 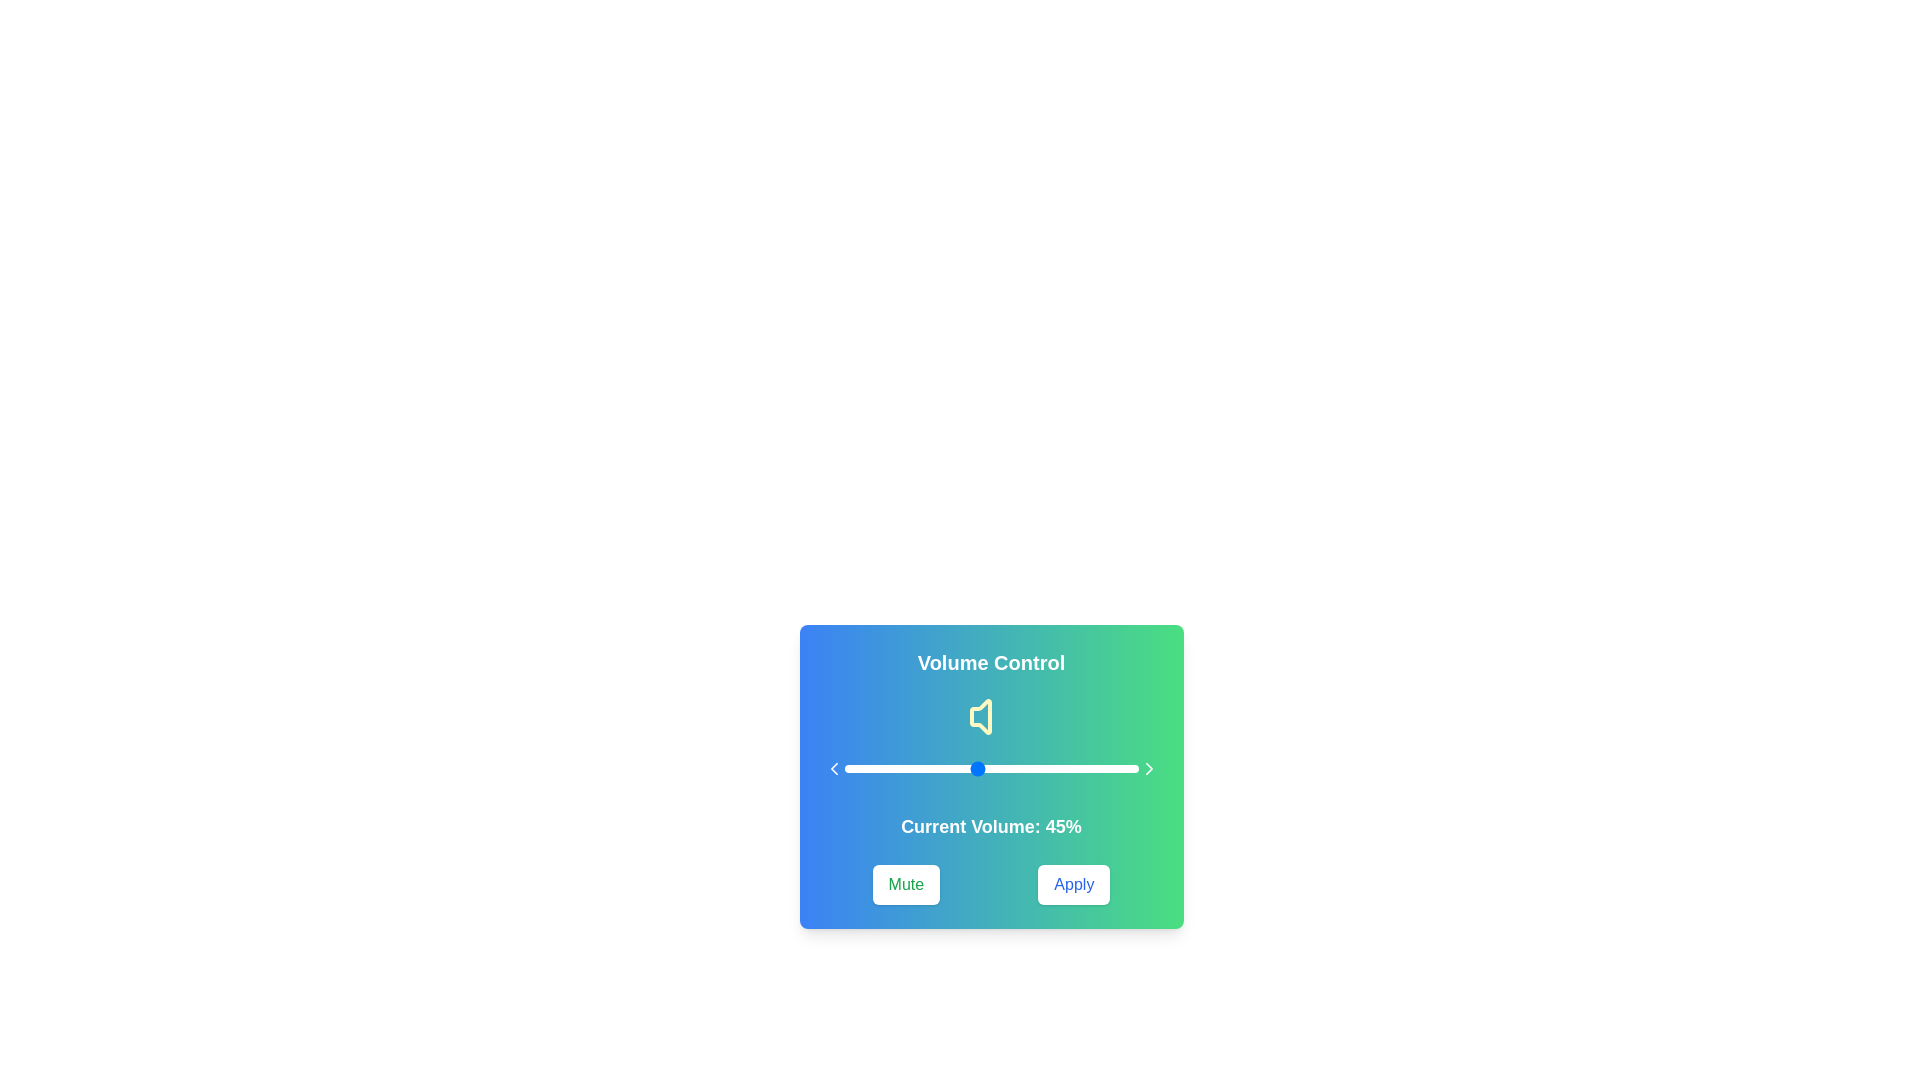 What do you see at coordinates (1148, 767) in the screenshot?
I see `the right chevron button to increase the volume` at bounding box center [1148, 767].